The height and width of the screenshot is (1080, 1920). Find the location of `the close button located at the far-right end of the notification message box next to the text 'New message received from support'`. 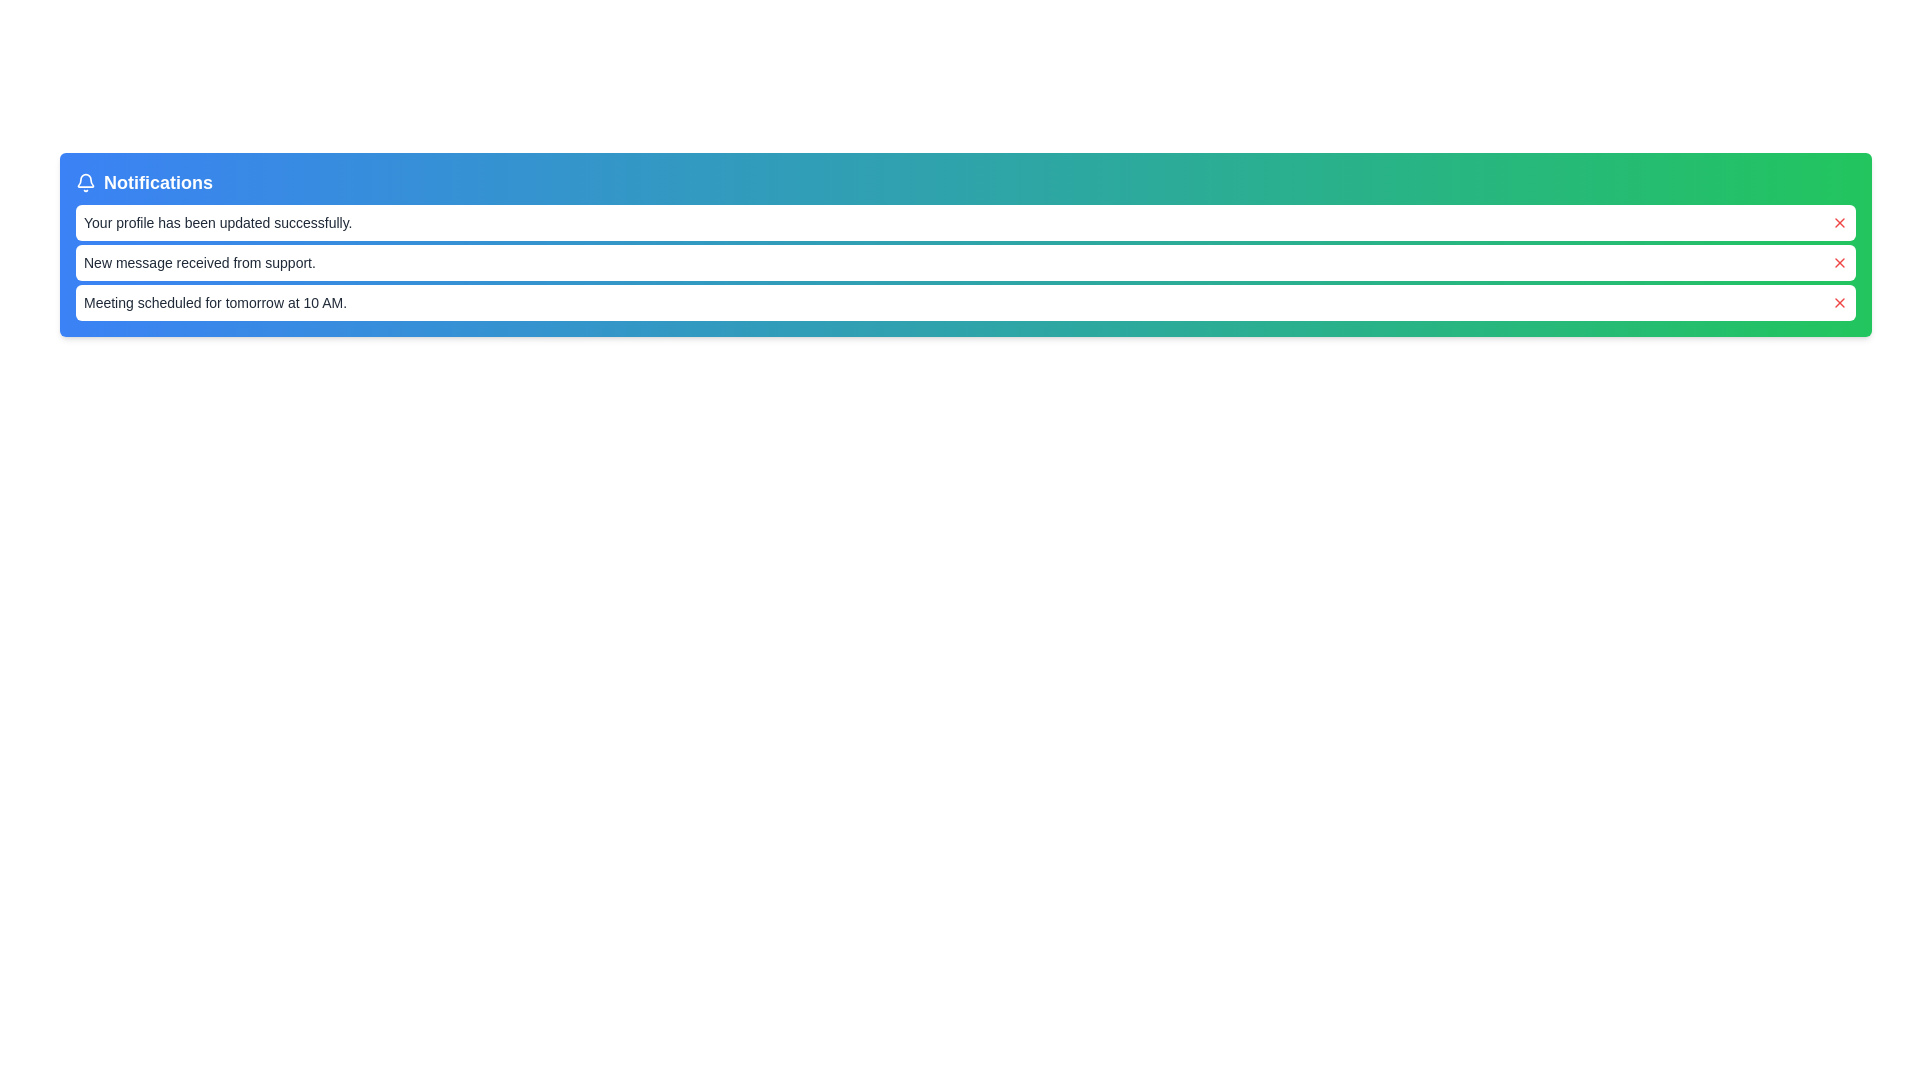

the close button located at the far-right end of the notification message box next to the text 'New message received from support' is located at coordinates (1839, 261).